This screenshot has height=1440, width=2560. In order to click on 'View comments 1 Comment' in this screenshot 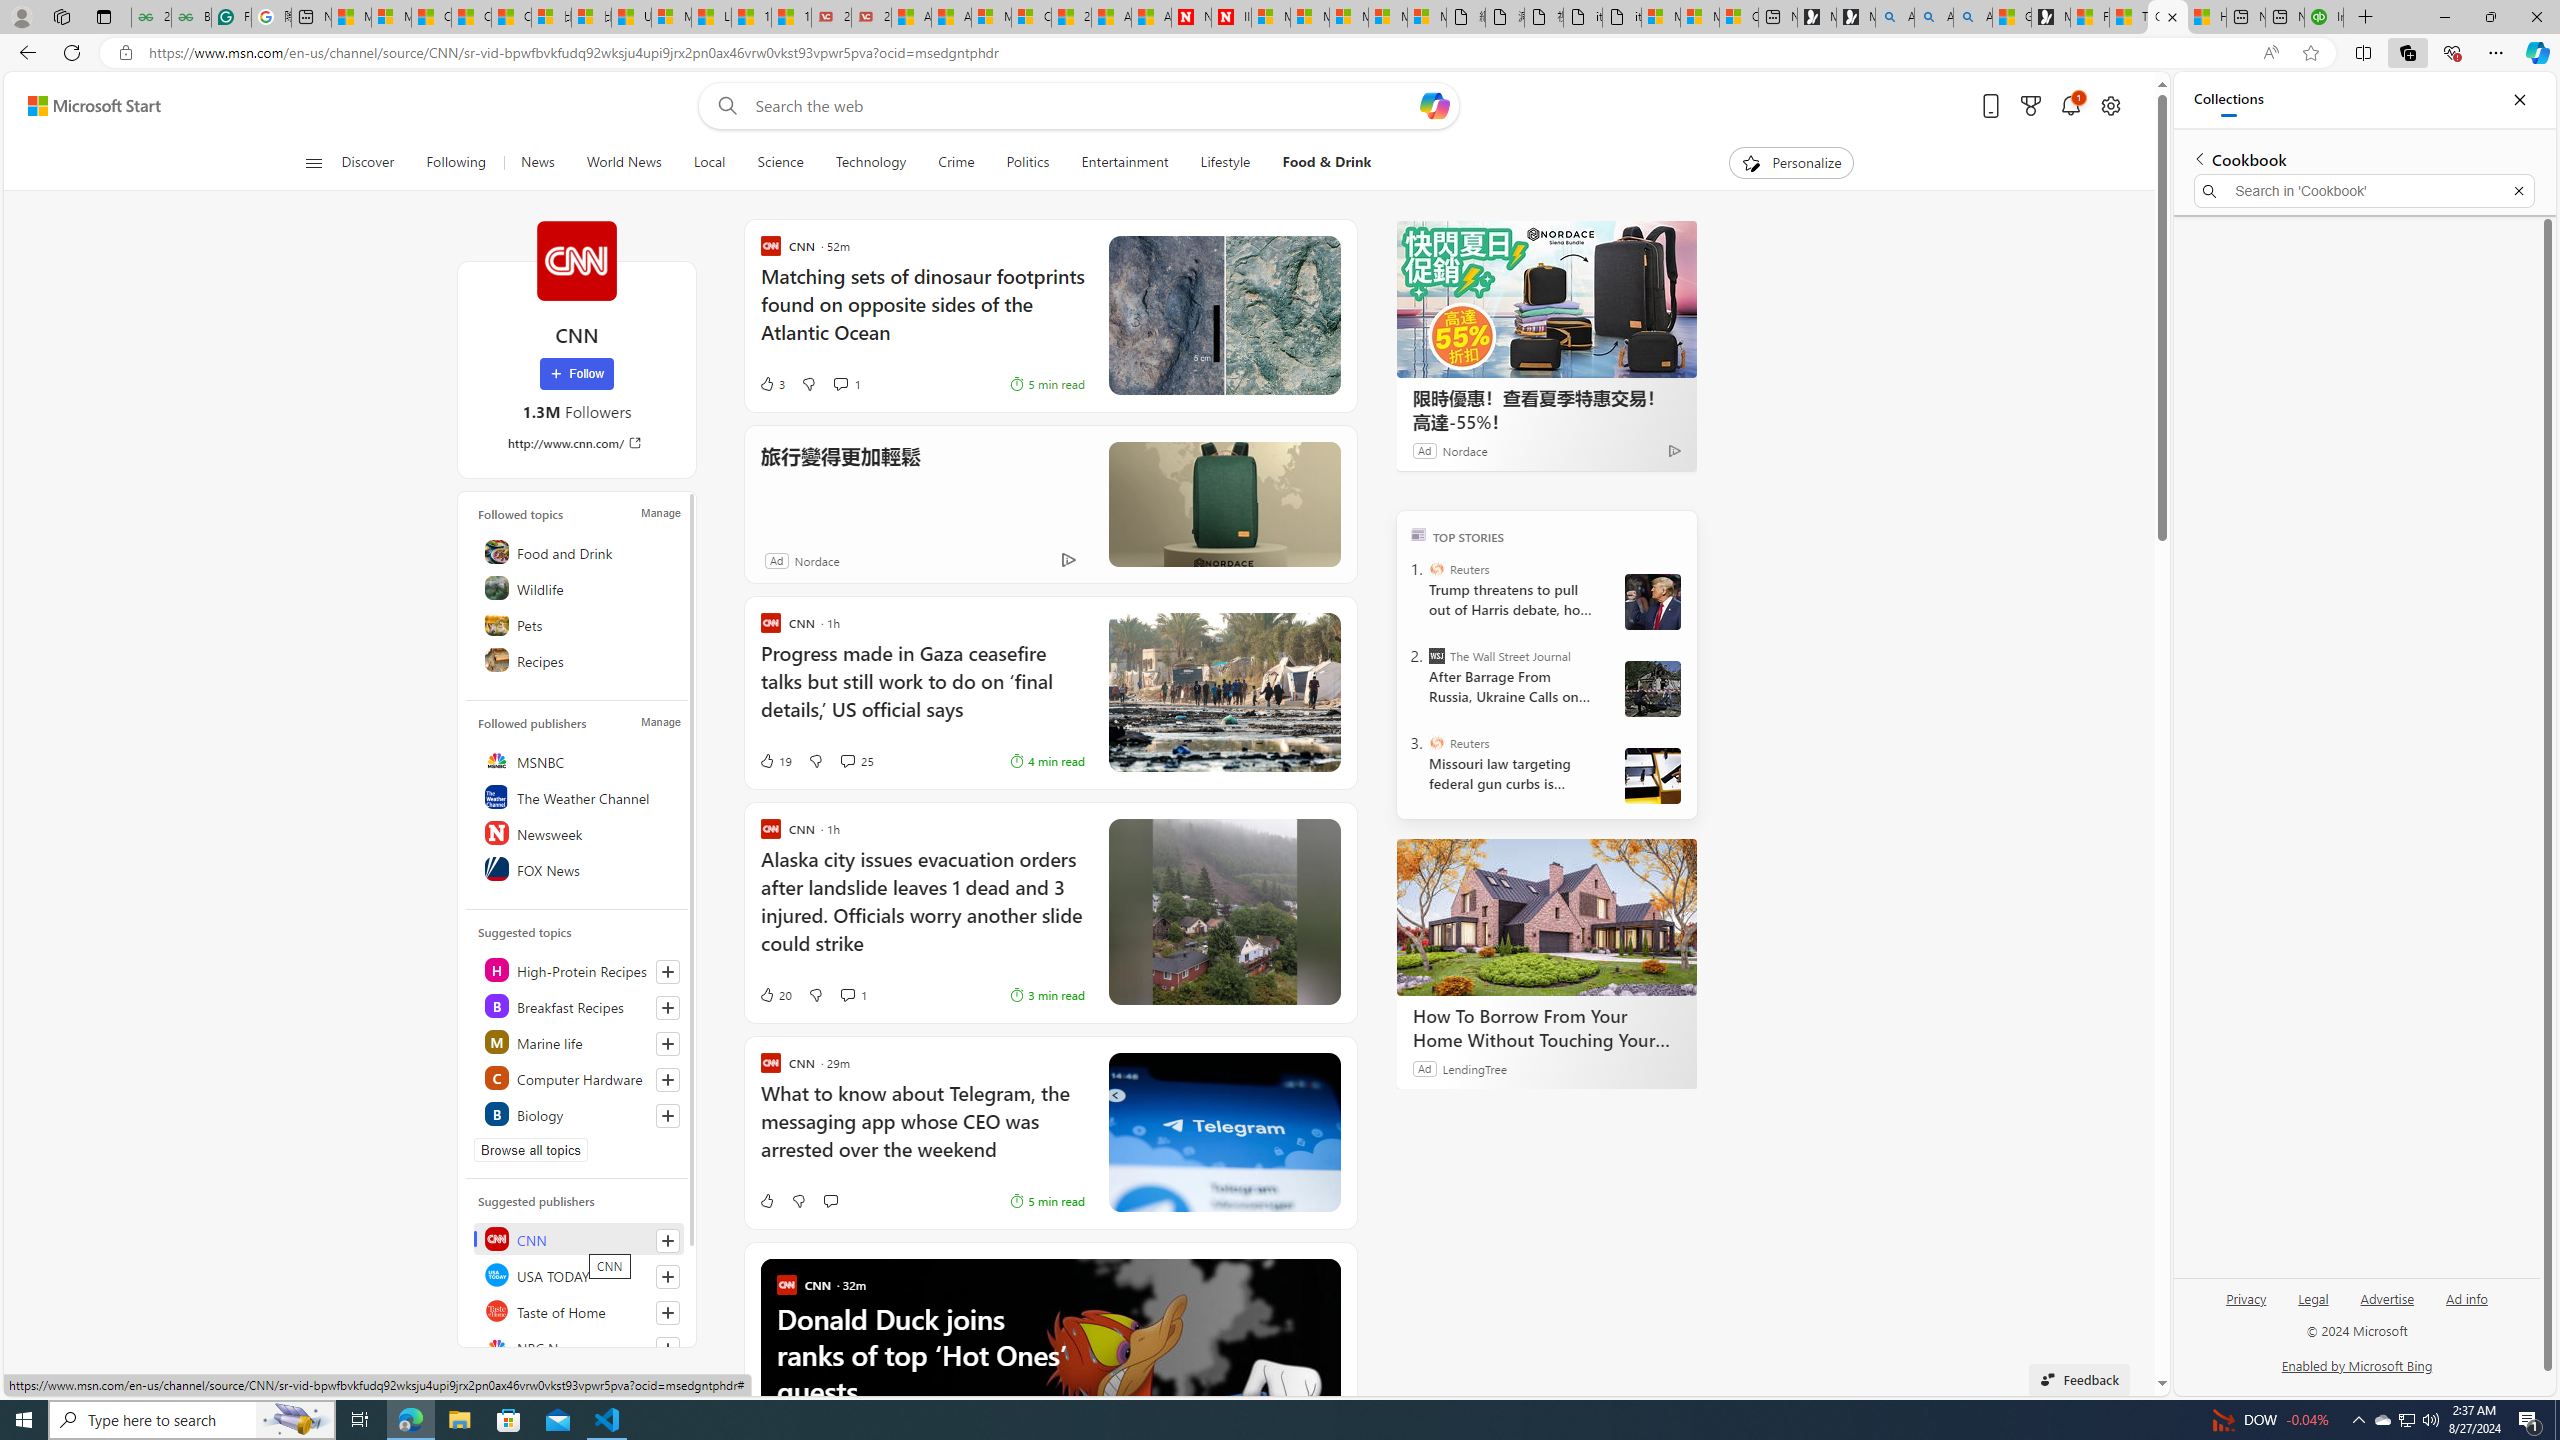, I will do `click(847, 995)`.